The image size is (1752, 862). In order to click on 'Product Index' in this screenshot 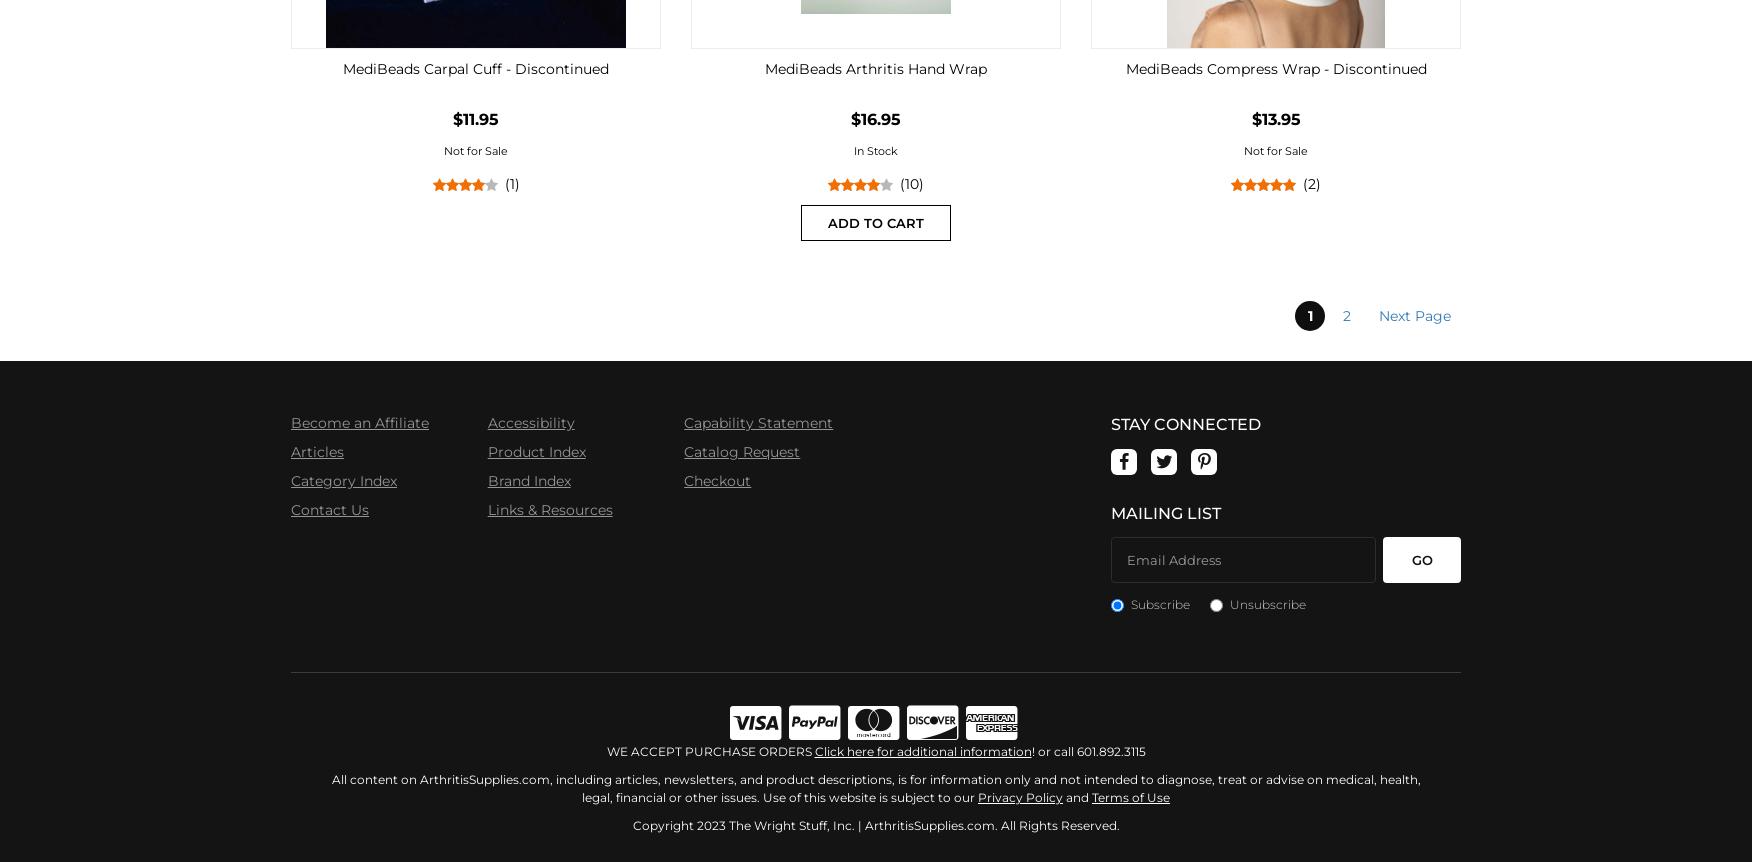, I will do `click(534, 452)`.